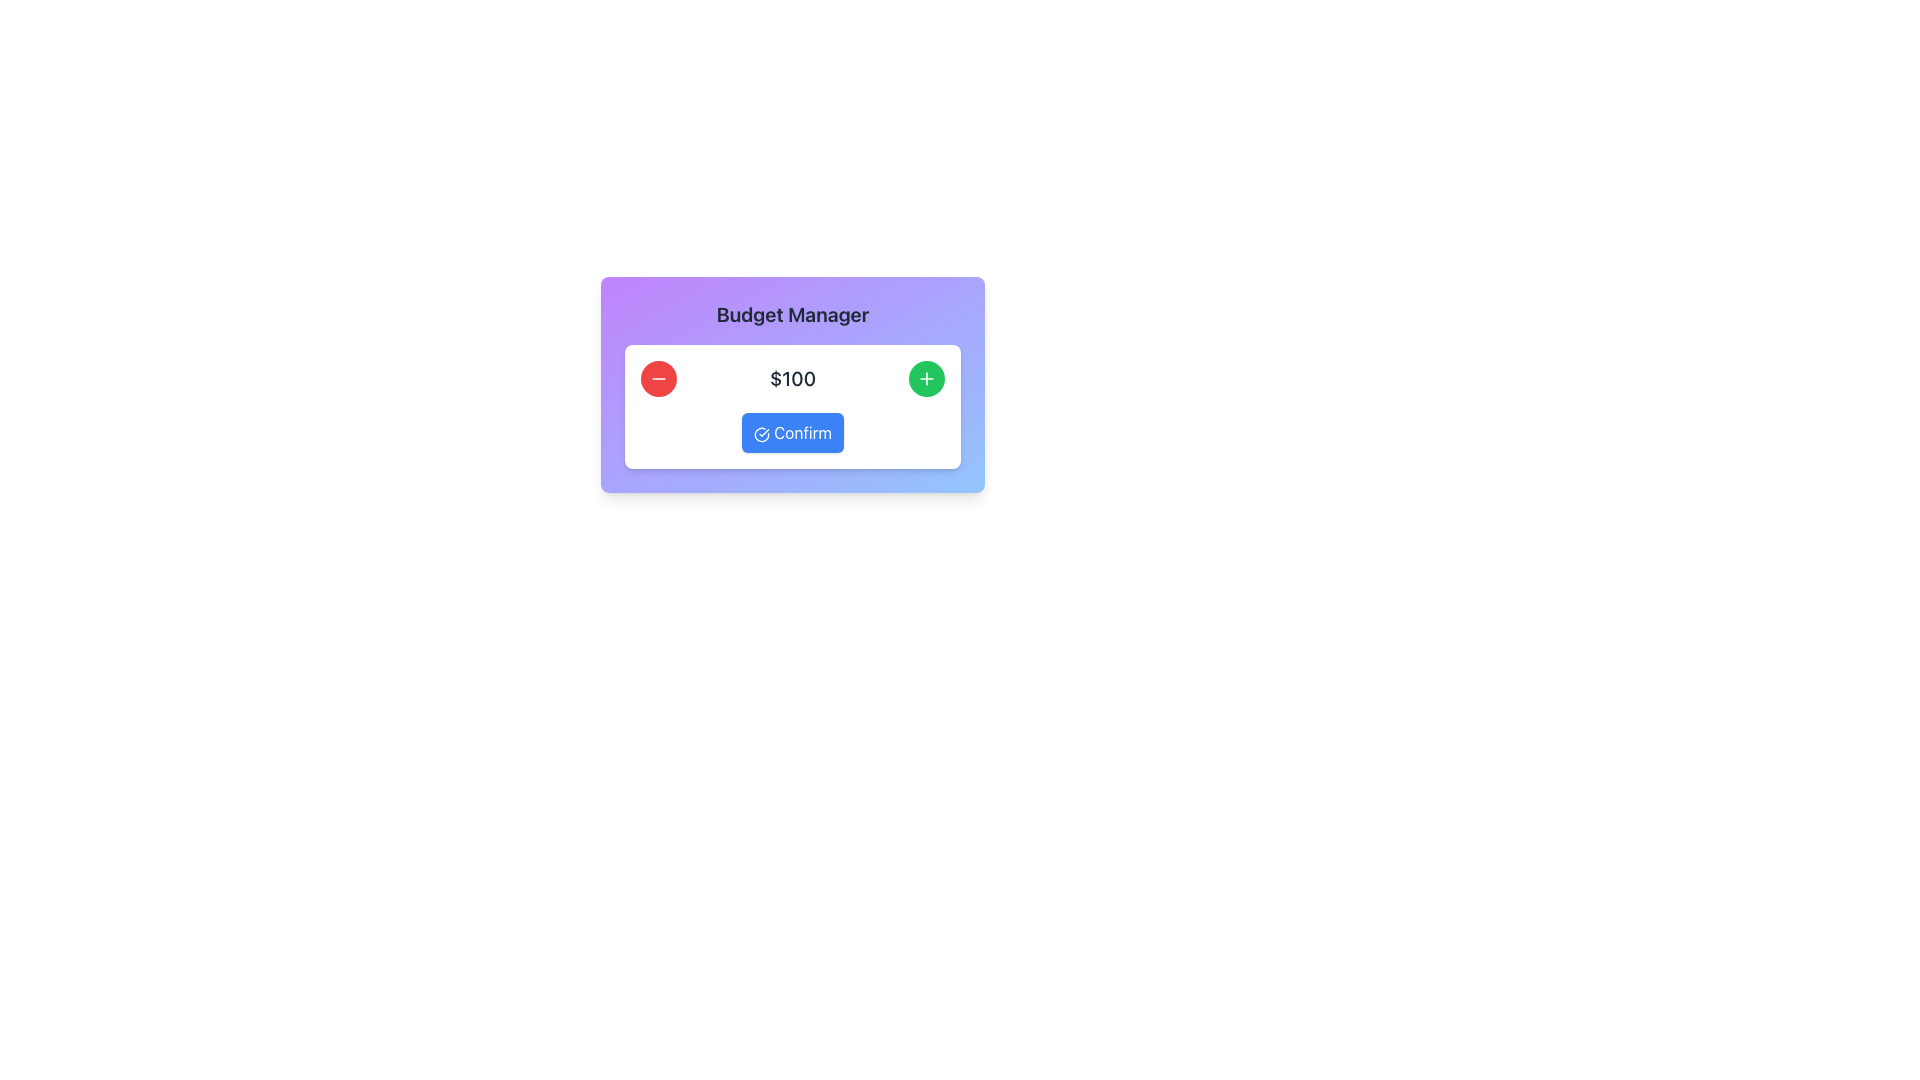 This screenshot has width=1920, height=1080. What do you see at coordinates (658, 378) in the screenshot?
I see `the red circular button with a white minus sign icon located to the left of the central price display` at bounding box center [658, 378].